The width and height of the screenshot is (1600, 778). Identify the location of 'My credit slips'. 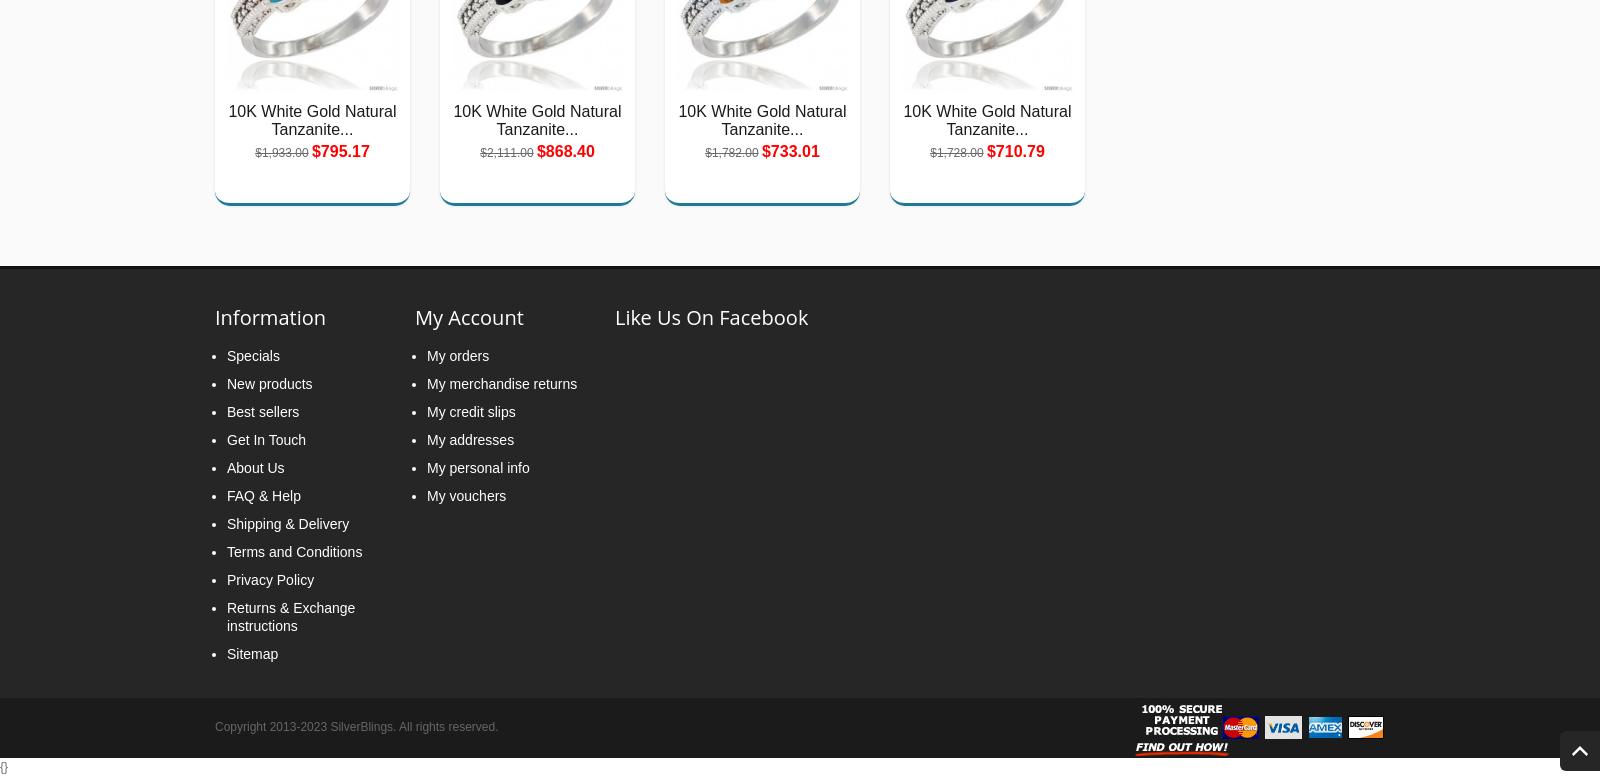
(470, 412).